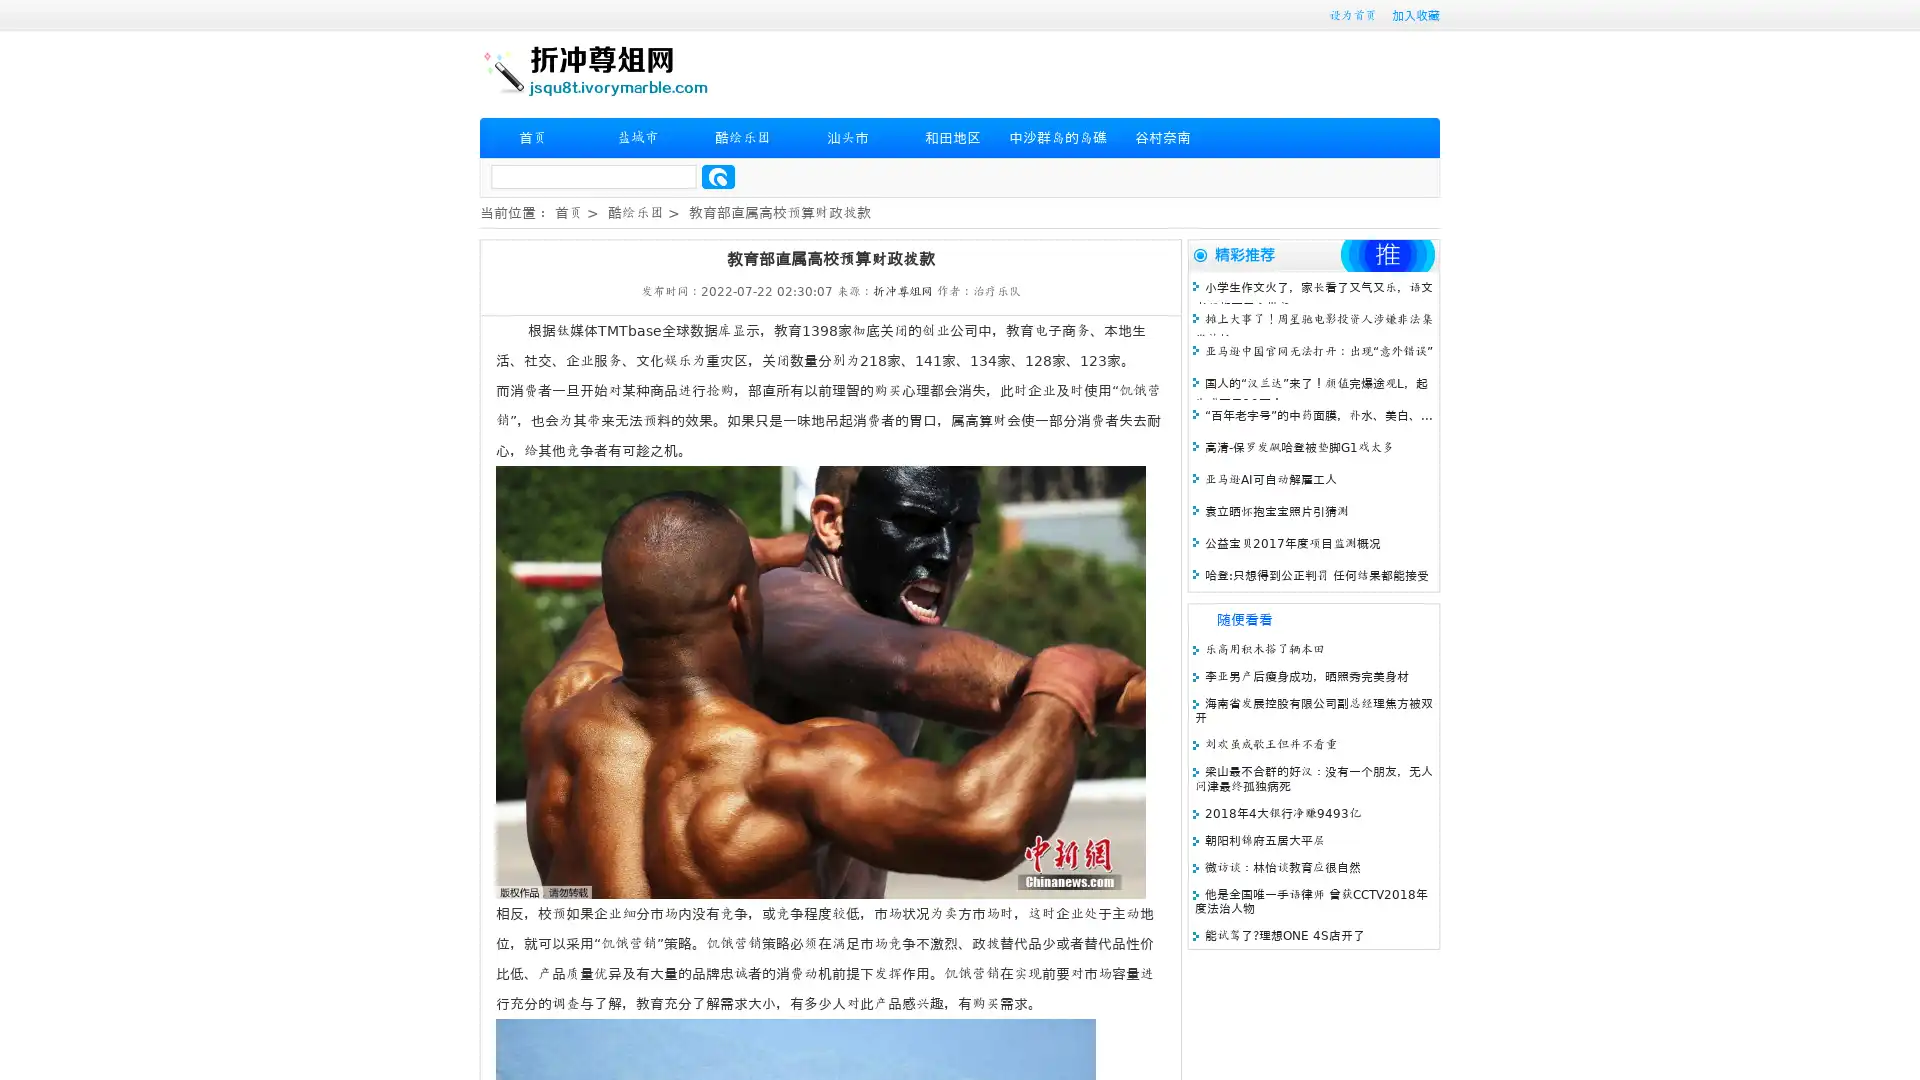 The height and width of the screenshot is (1080, 1920). I want to click on Search, so click(718, 176).